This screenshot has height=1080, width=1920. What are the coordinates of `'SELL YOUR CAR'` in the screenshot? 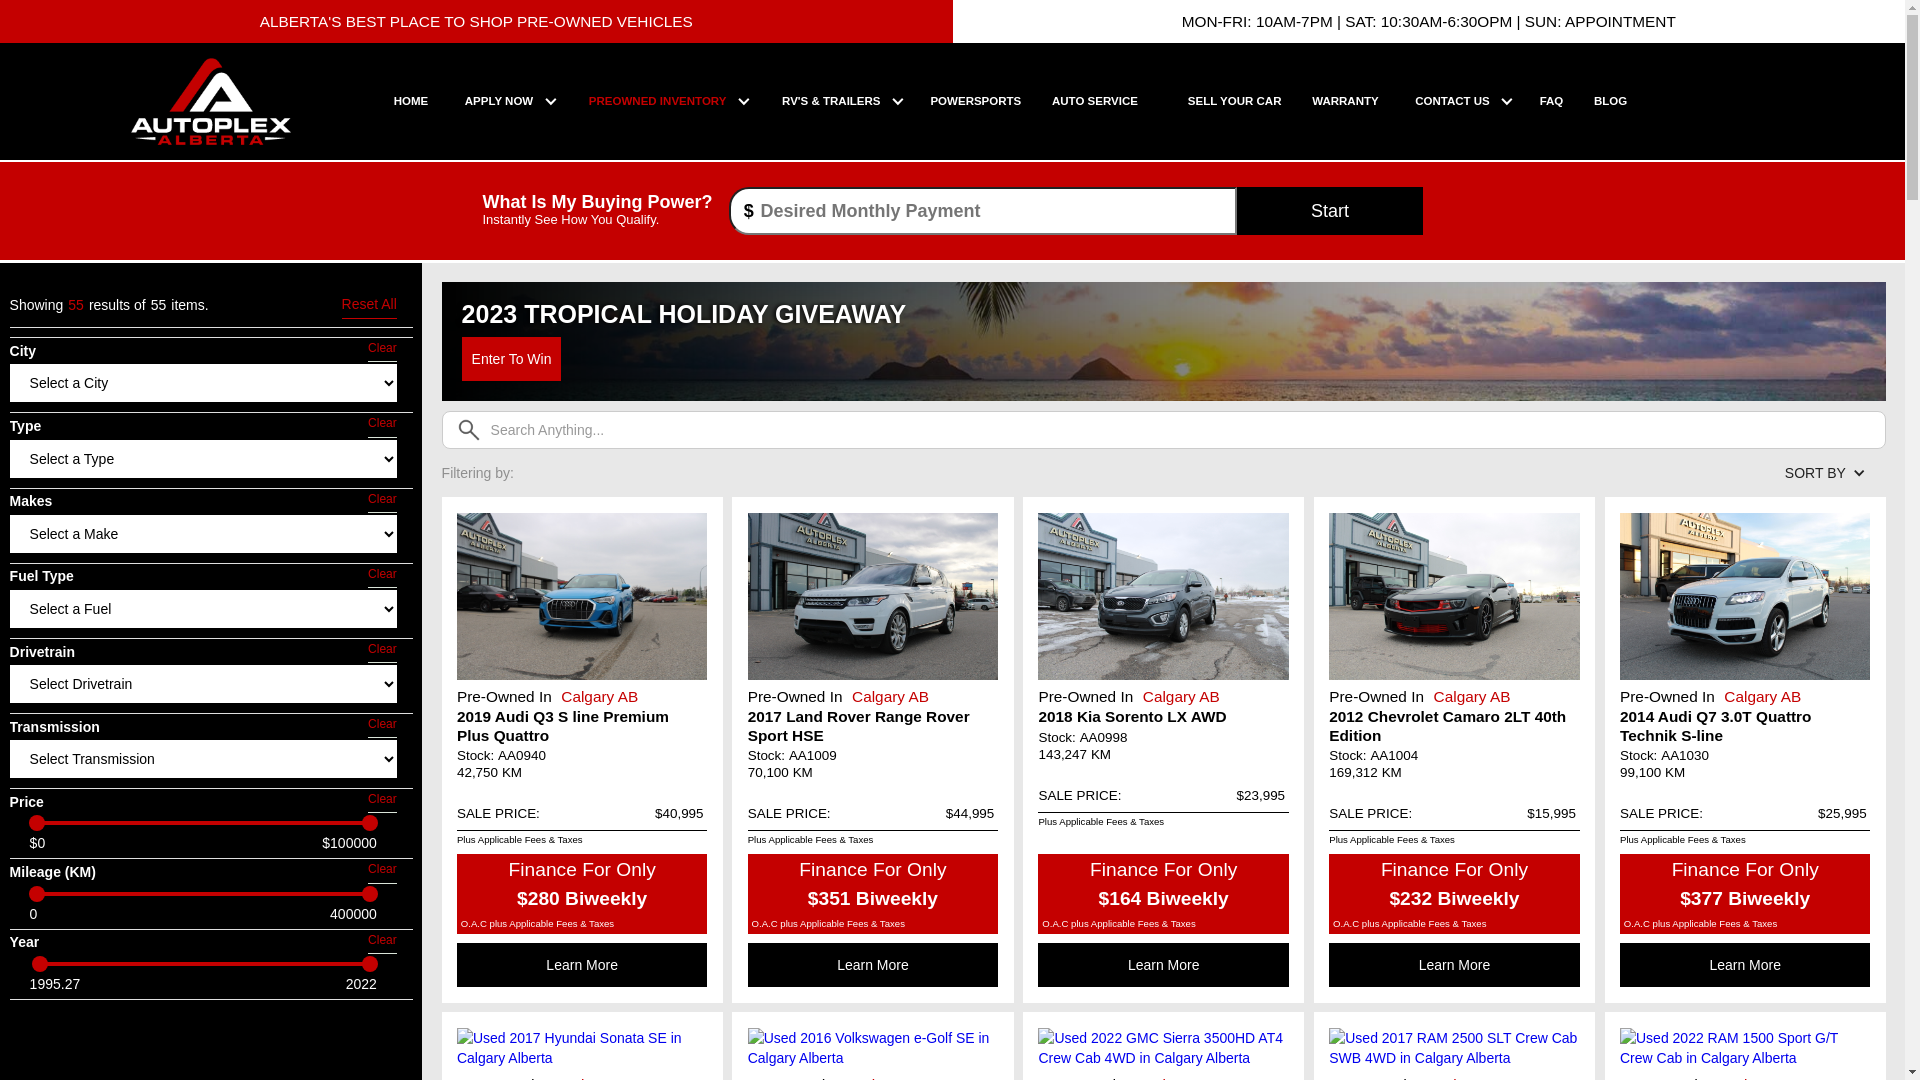 It's located at (1233, 101).